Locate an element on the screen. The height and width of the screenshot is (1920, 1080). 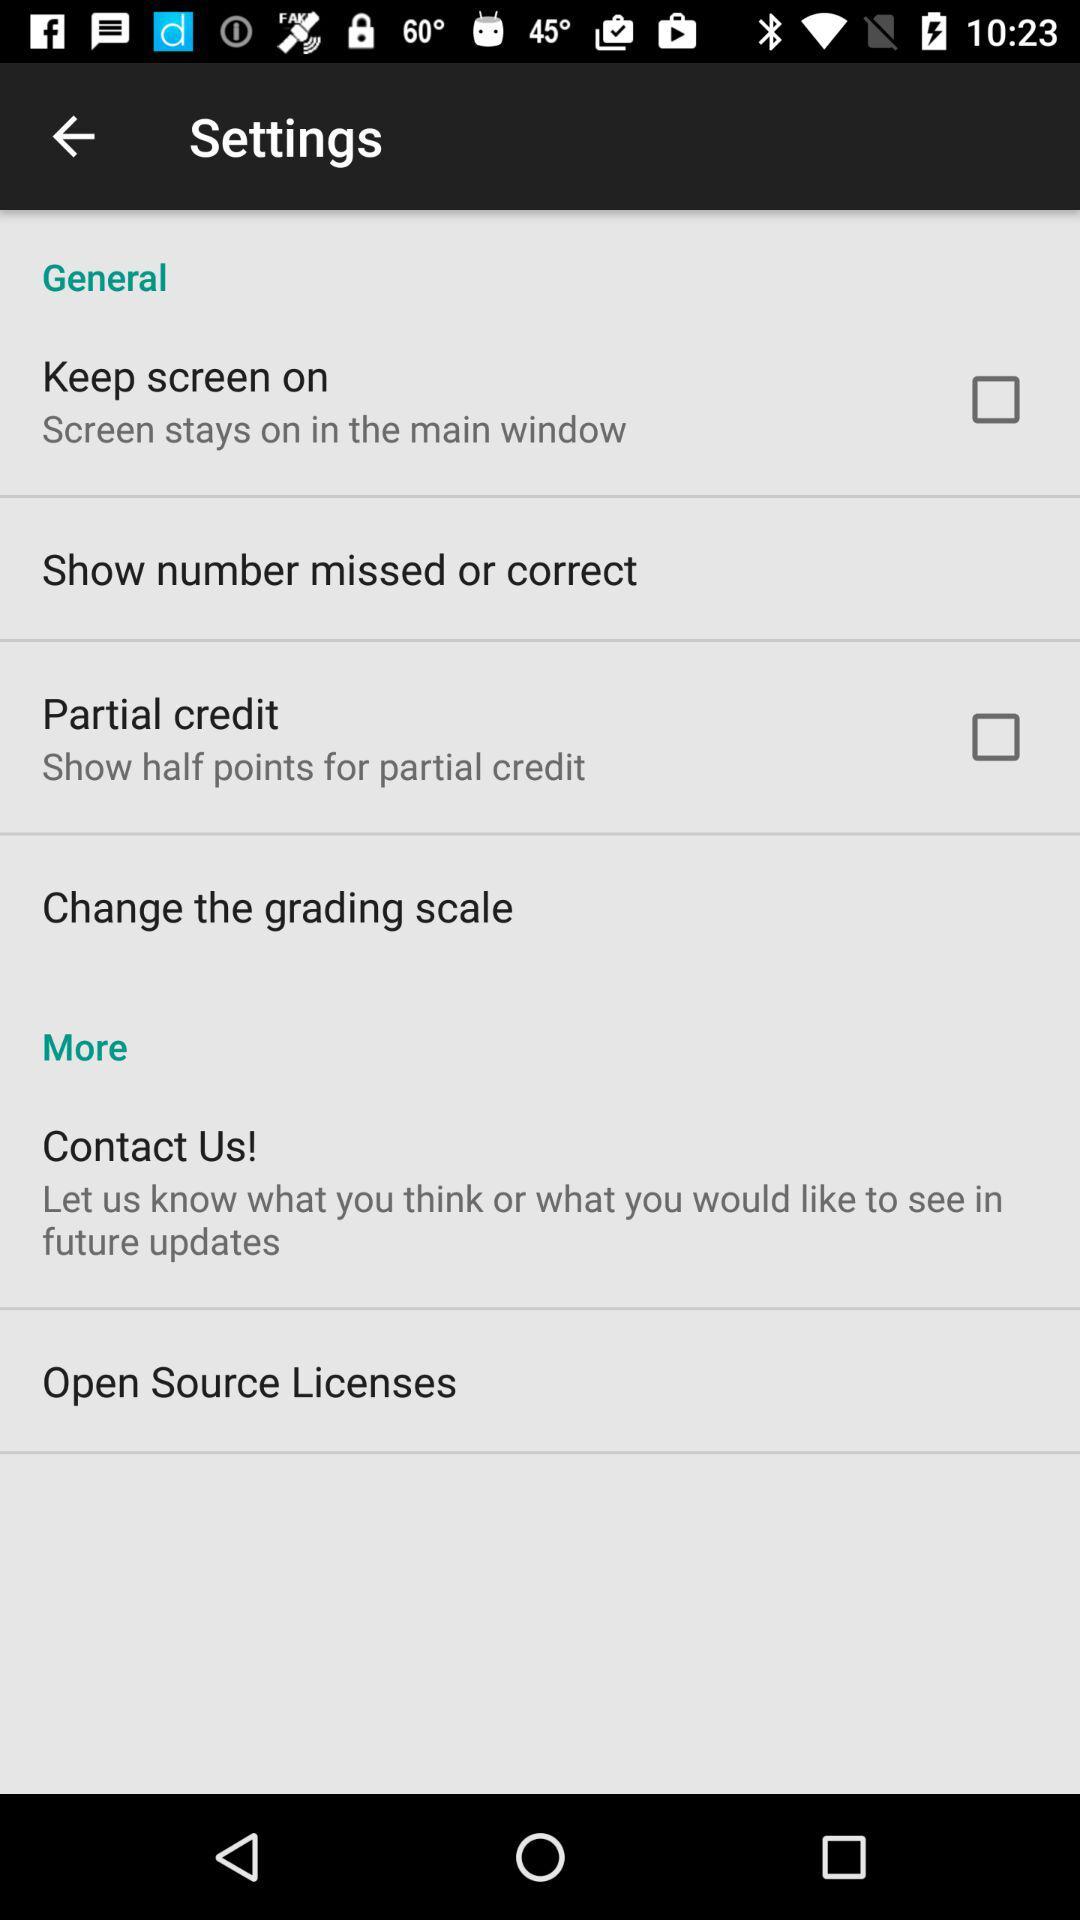
second check box from top is located at coordinates (995, 736).